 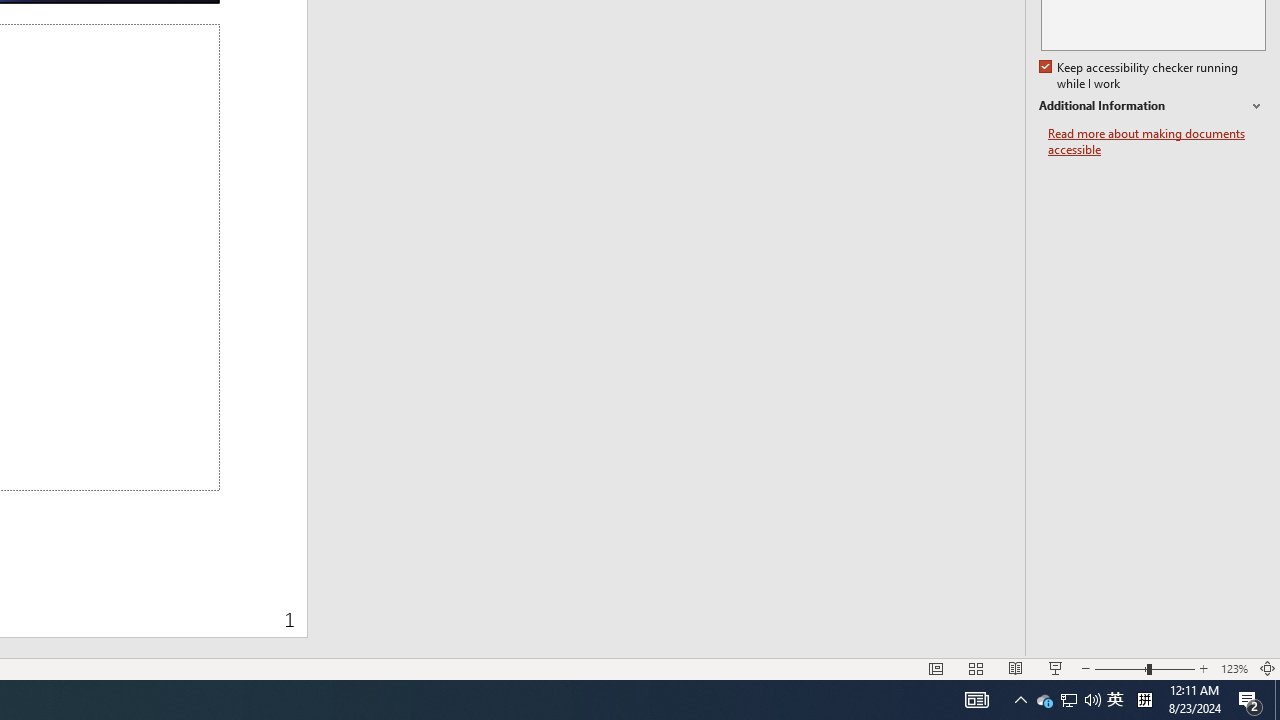 I want to click on 'Zoom 123%', so click(x=1233, y=669).